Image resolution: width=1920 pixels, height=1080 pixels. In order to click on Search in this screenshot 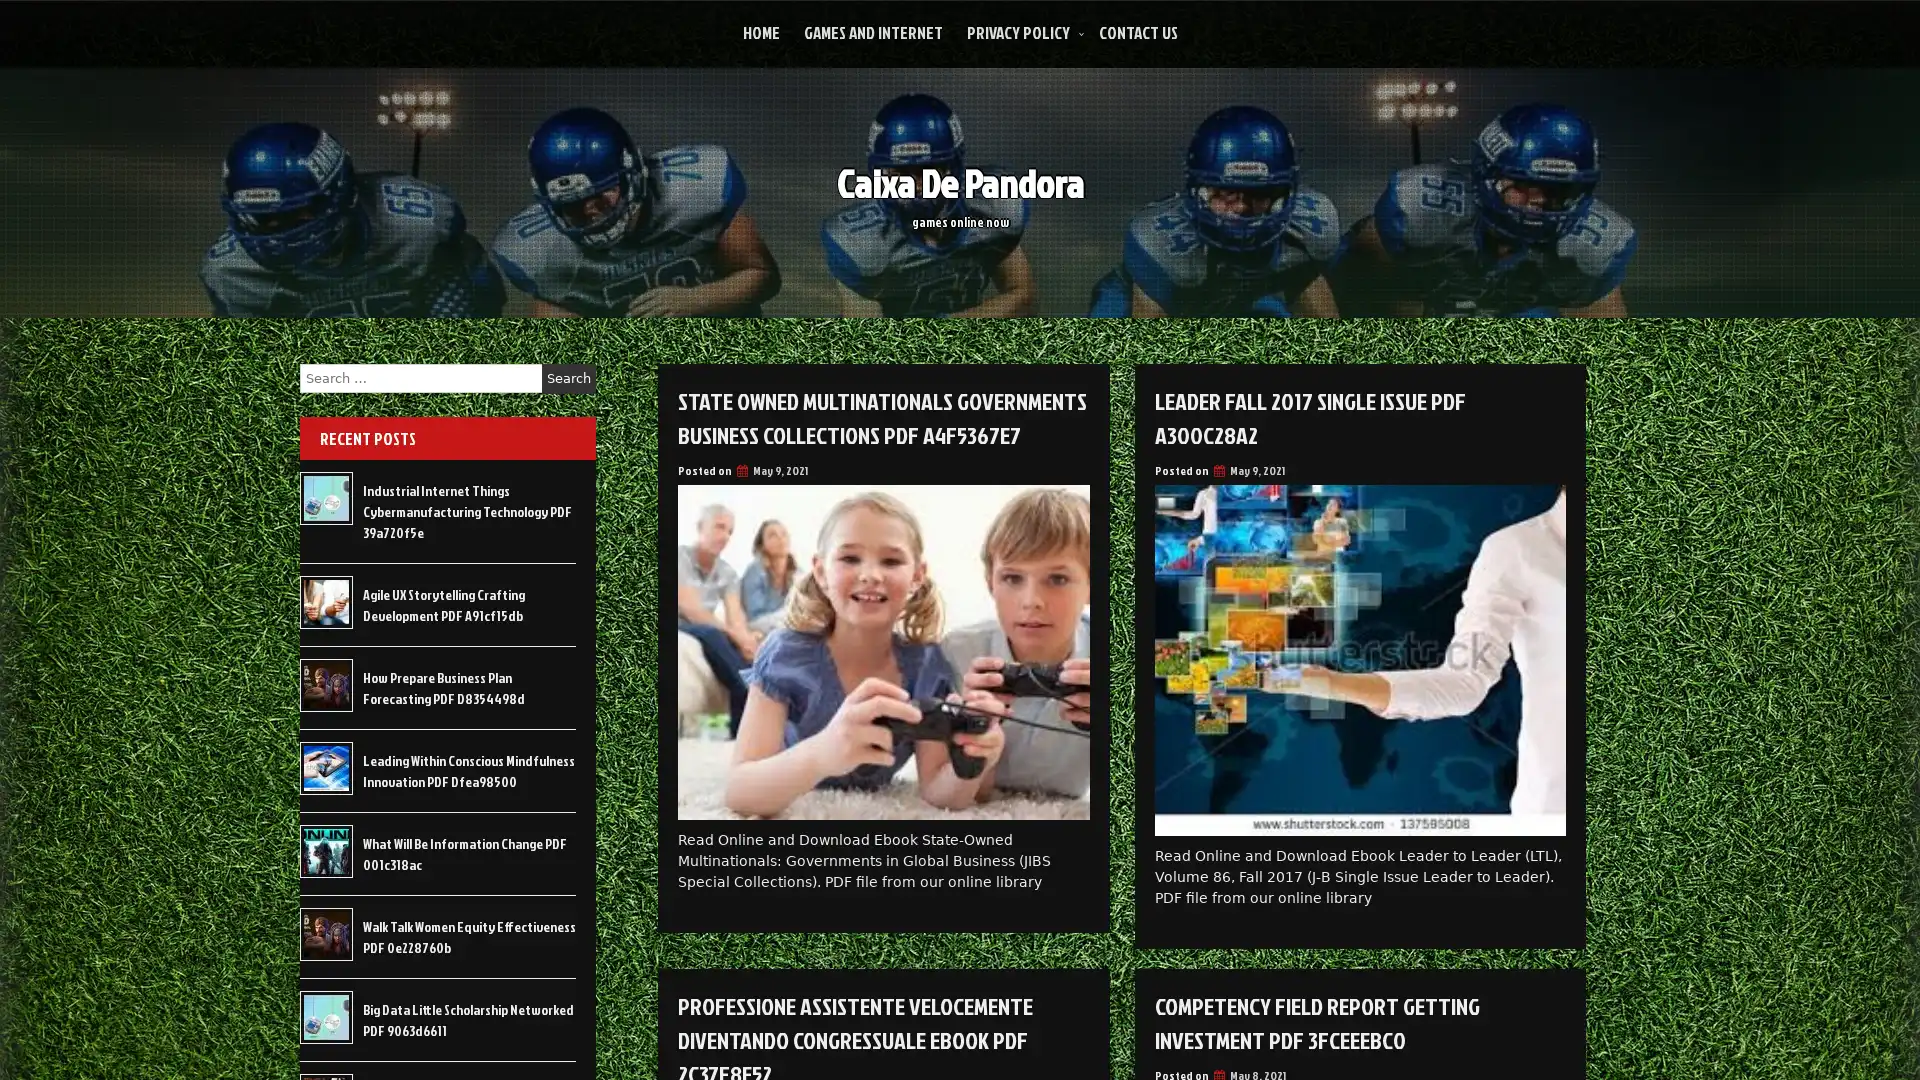, I will do `click(568, 378)`.